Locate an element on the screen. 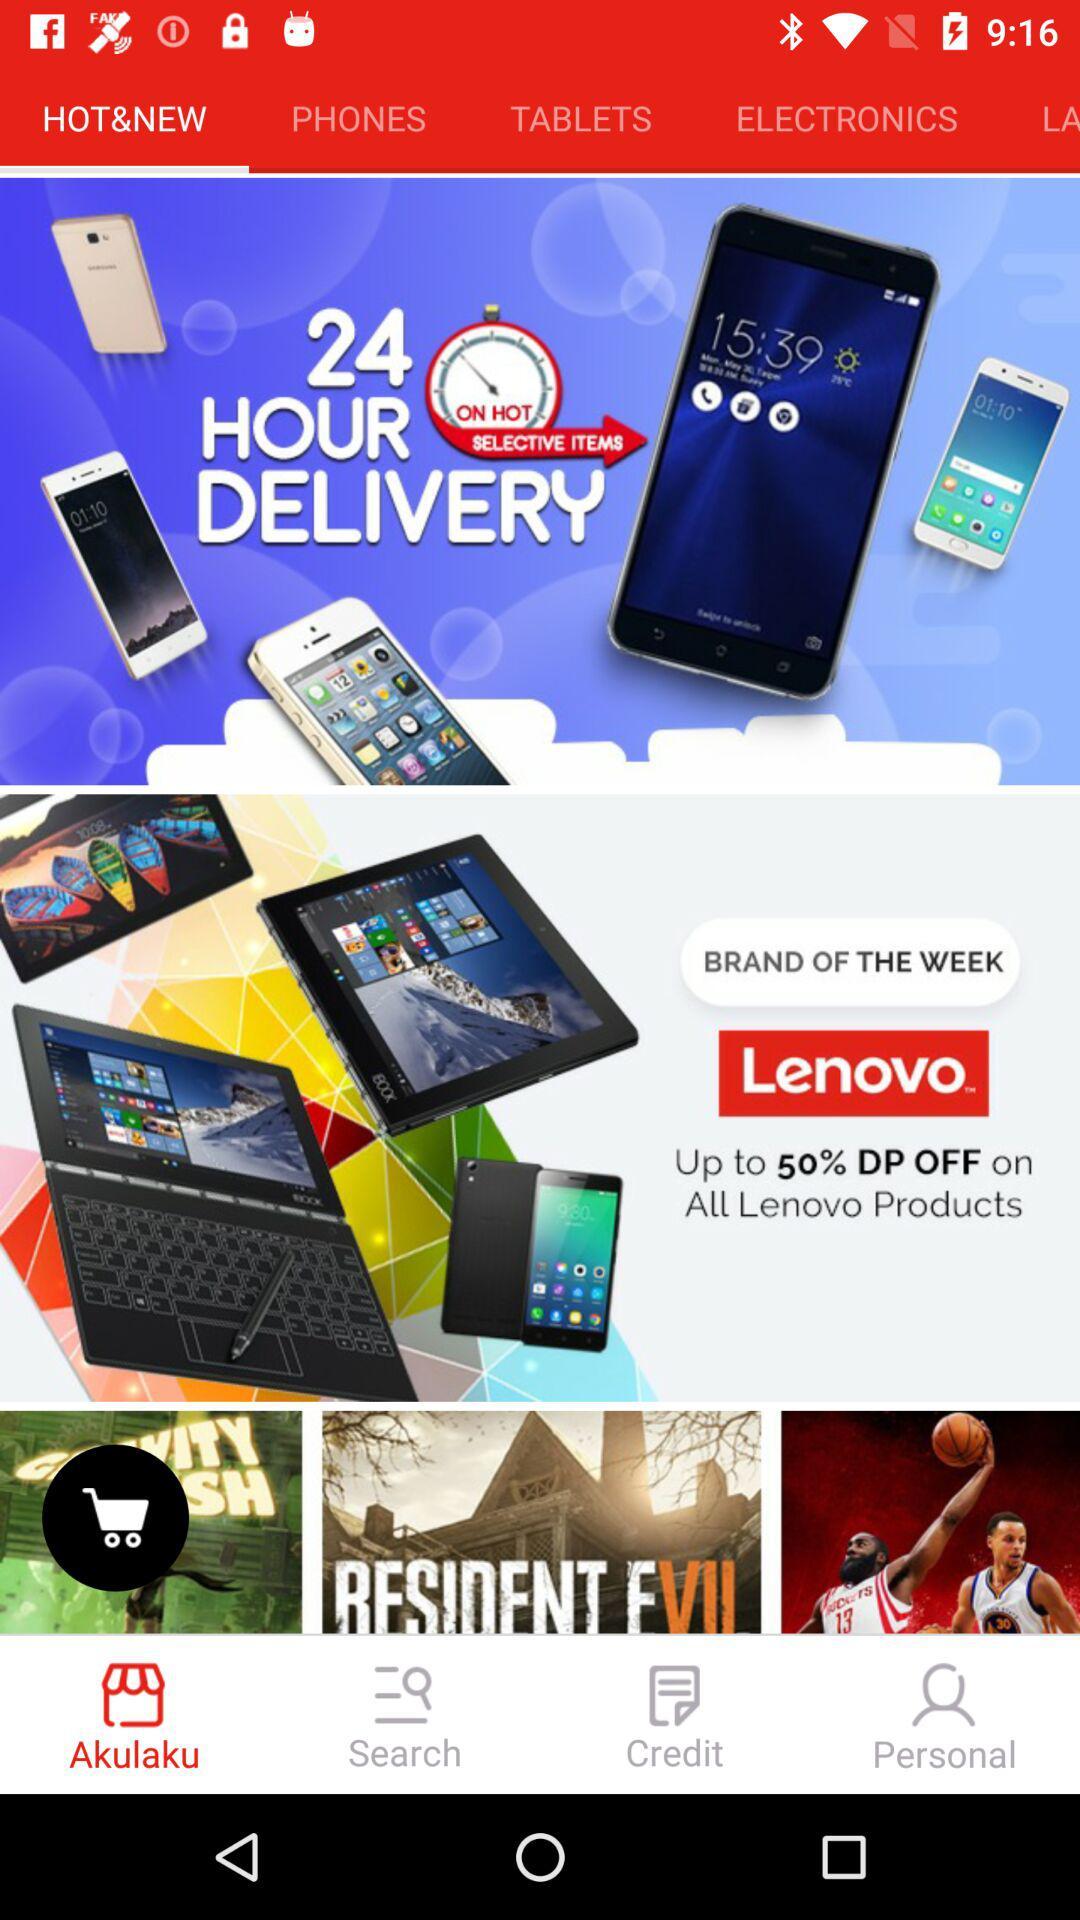 This screenshot has height=1920, width=1080. see advertisement is located at coordinates (540, 1097).